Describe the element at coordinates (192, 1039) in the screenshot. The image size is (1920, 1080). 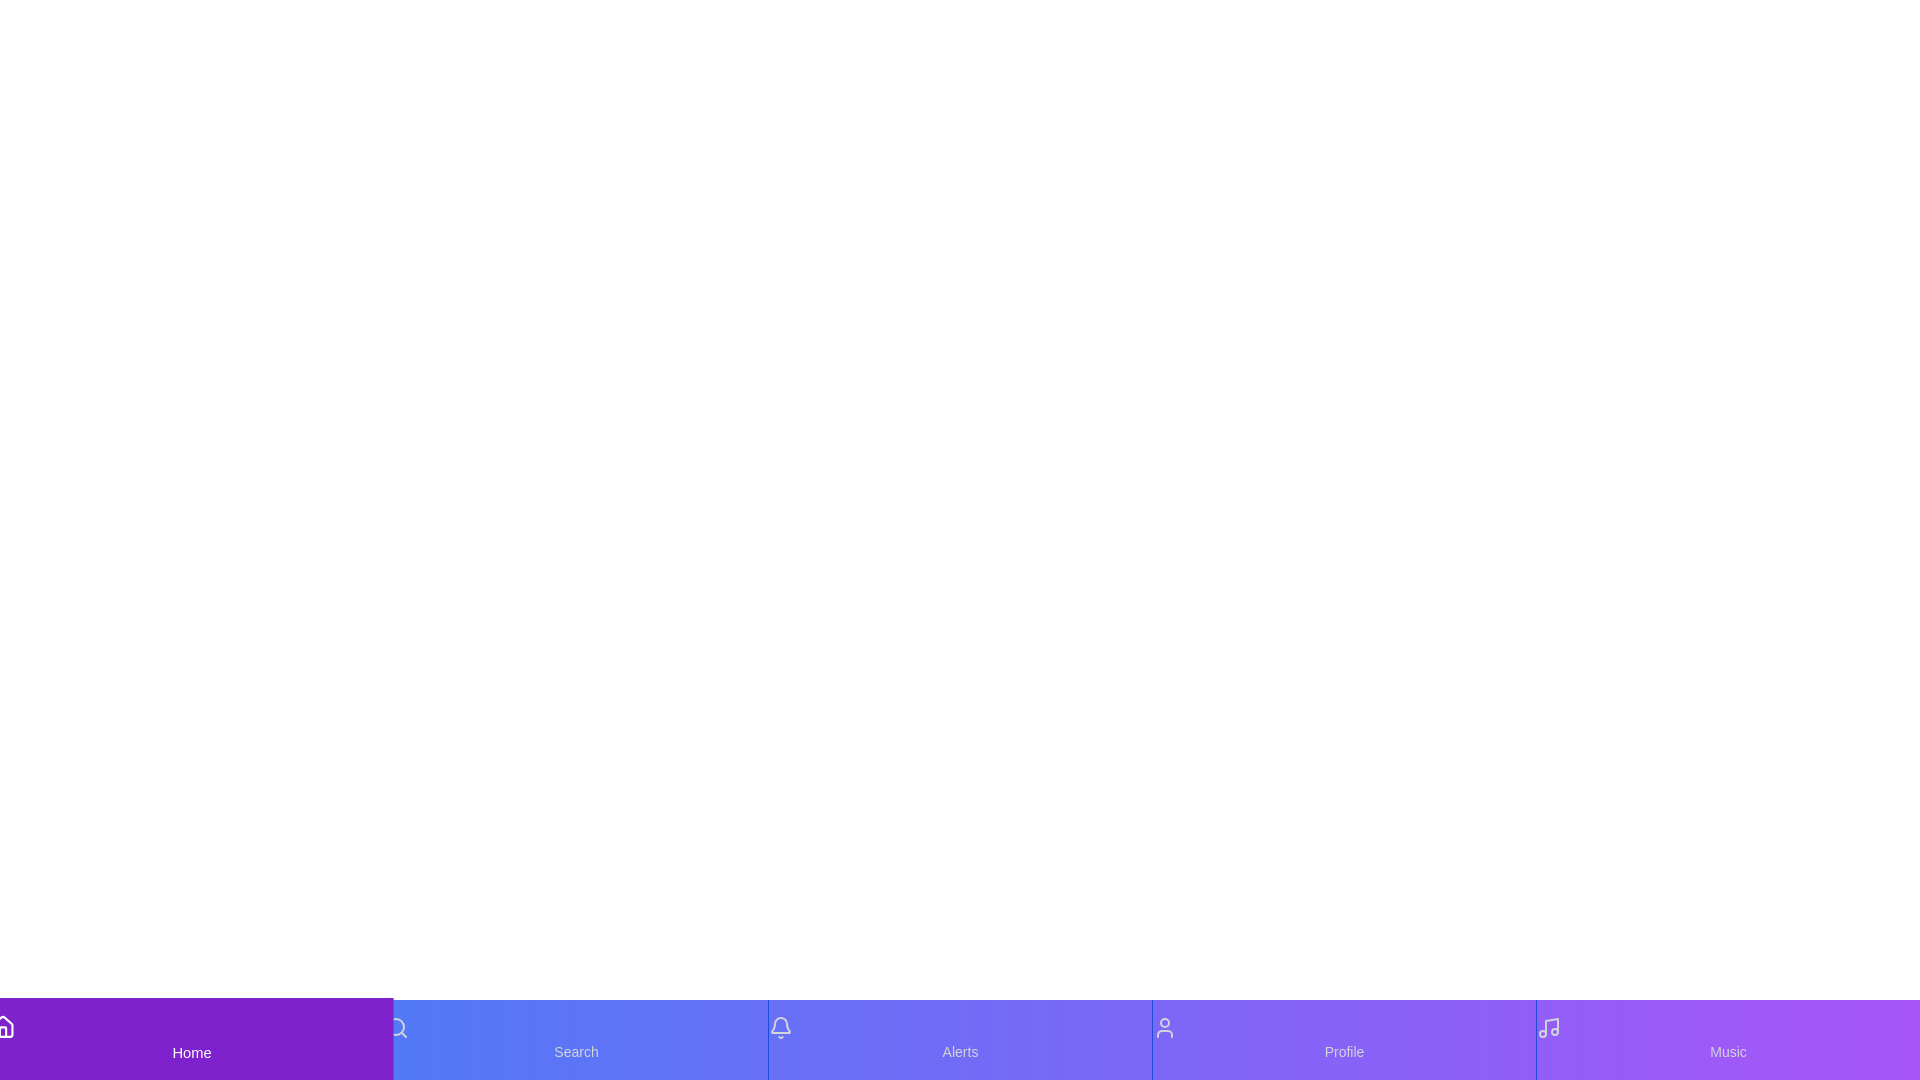
I see `the Home tab in the MultimediaBottomNavigation component` at that location.